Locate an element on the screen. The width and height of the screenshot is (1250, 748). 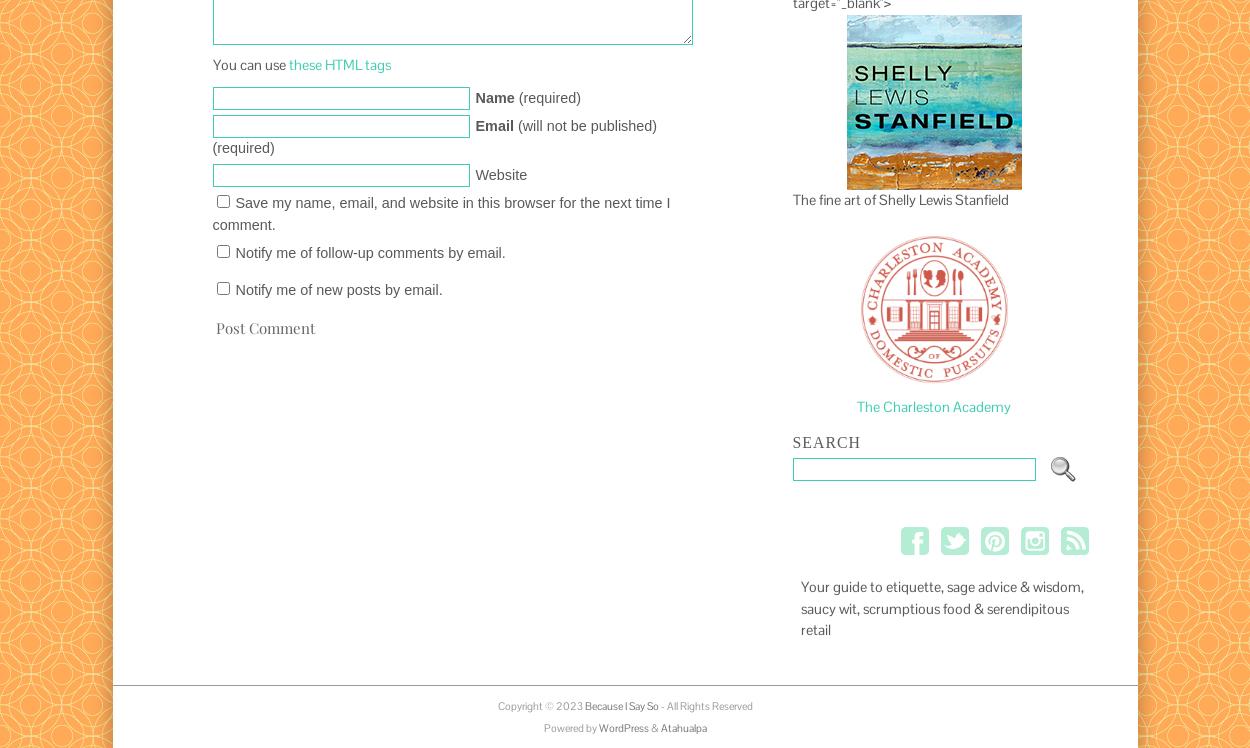
'Notify me of new posts by email.' is located at coordinates (234, 289).